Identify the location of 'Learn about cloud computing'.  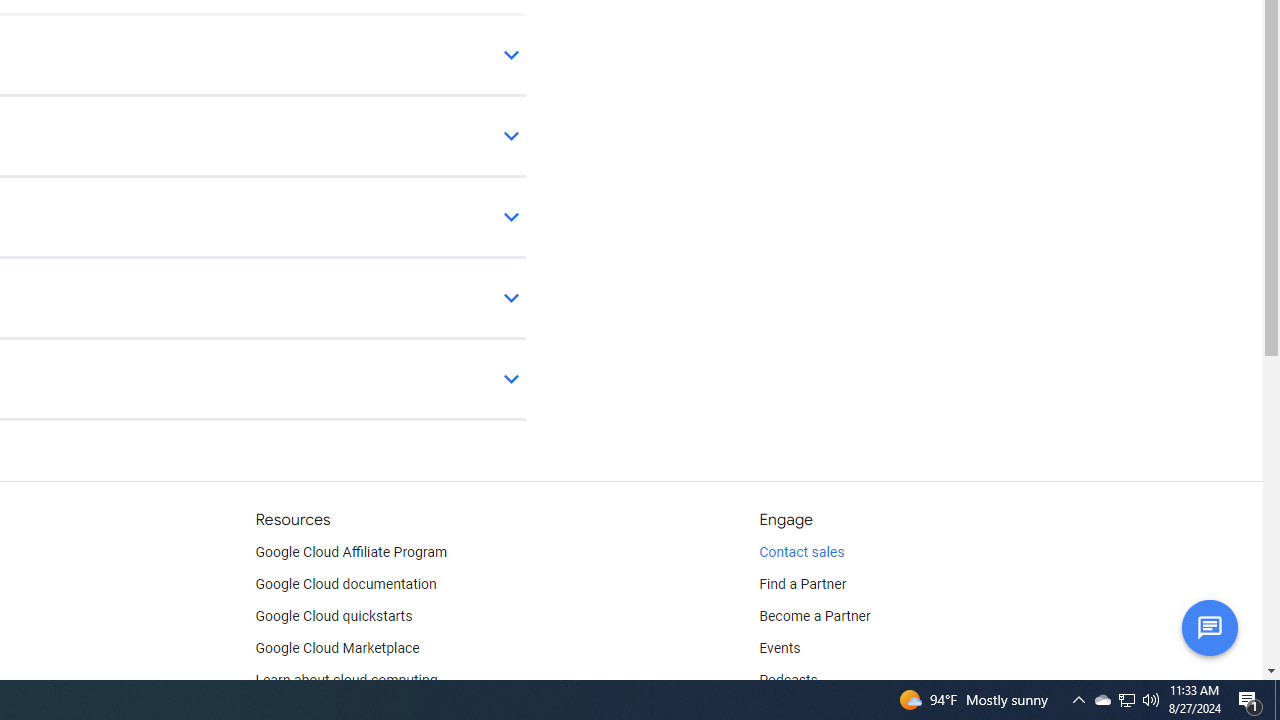
(346, 680).